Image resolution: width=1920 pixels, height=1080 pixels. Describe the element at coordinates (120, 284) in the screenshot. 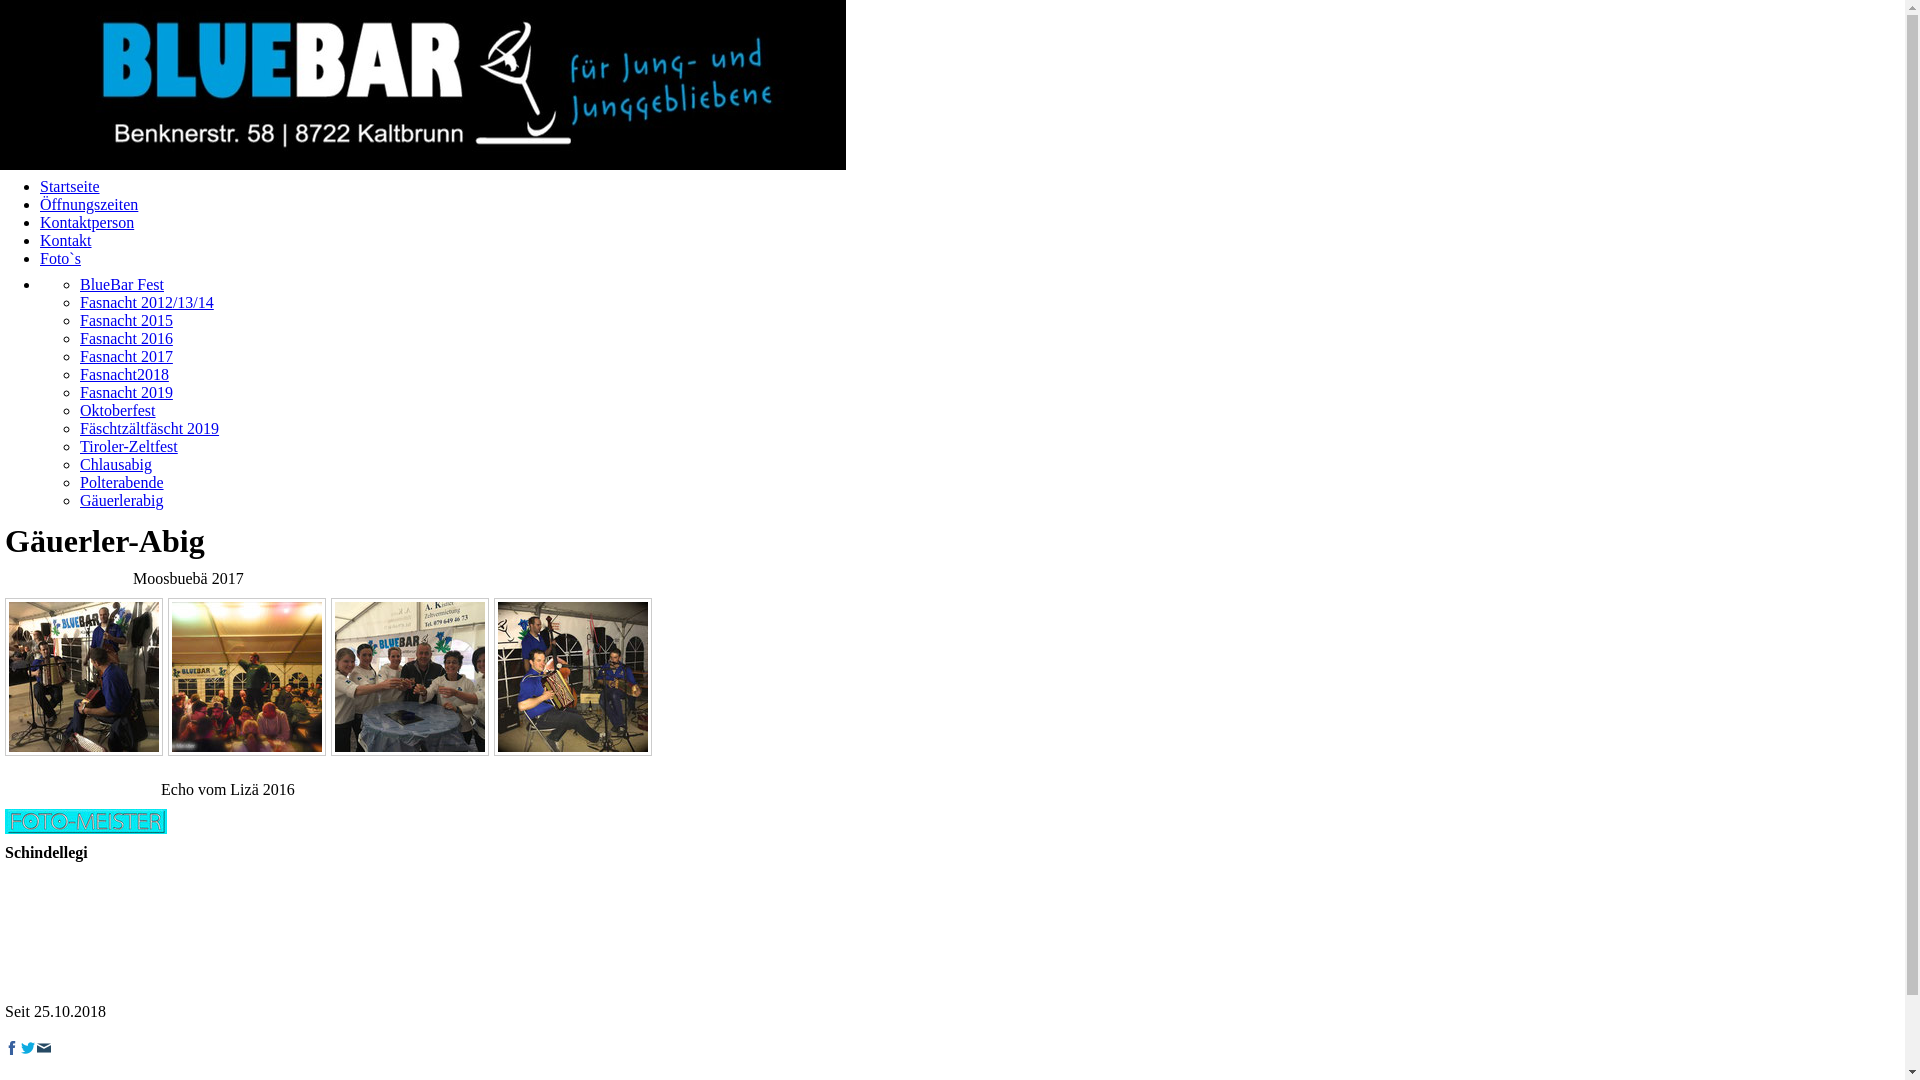

I see `'BlueBar Fest'` at that location.